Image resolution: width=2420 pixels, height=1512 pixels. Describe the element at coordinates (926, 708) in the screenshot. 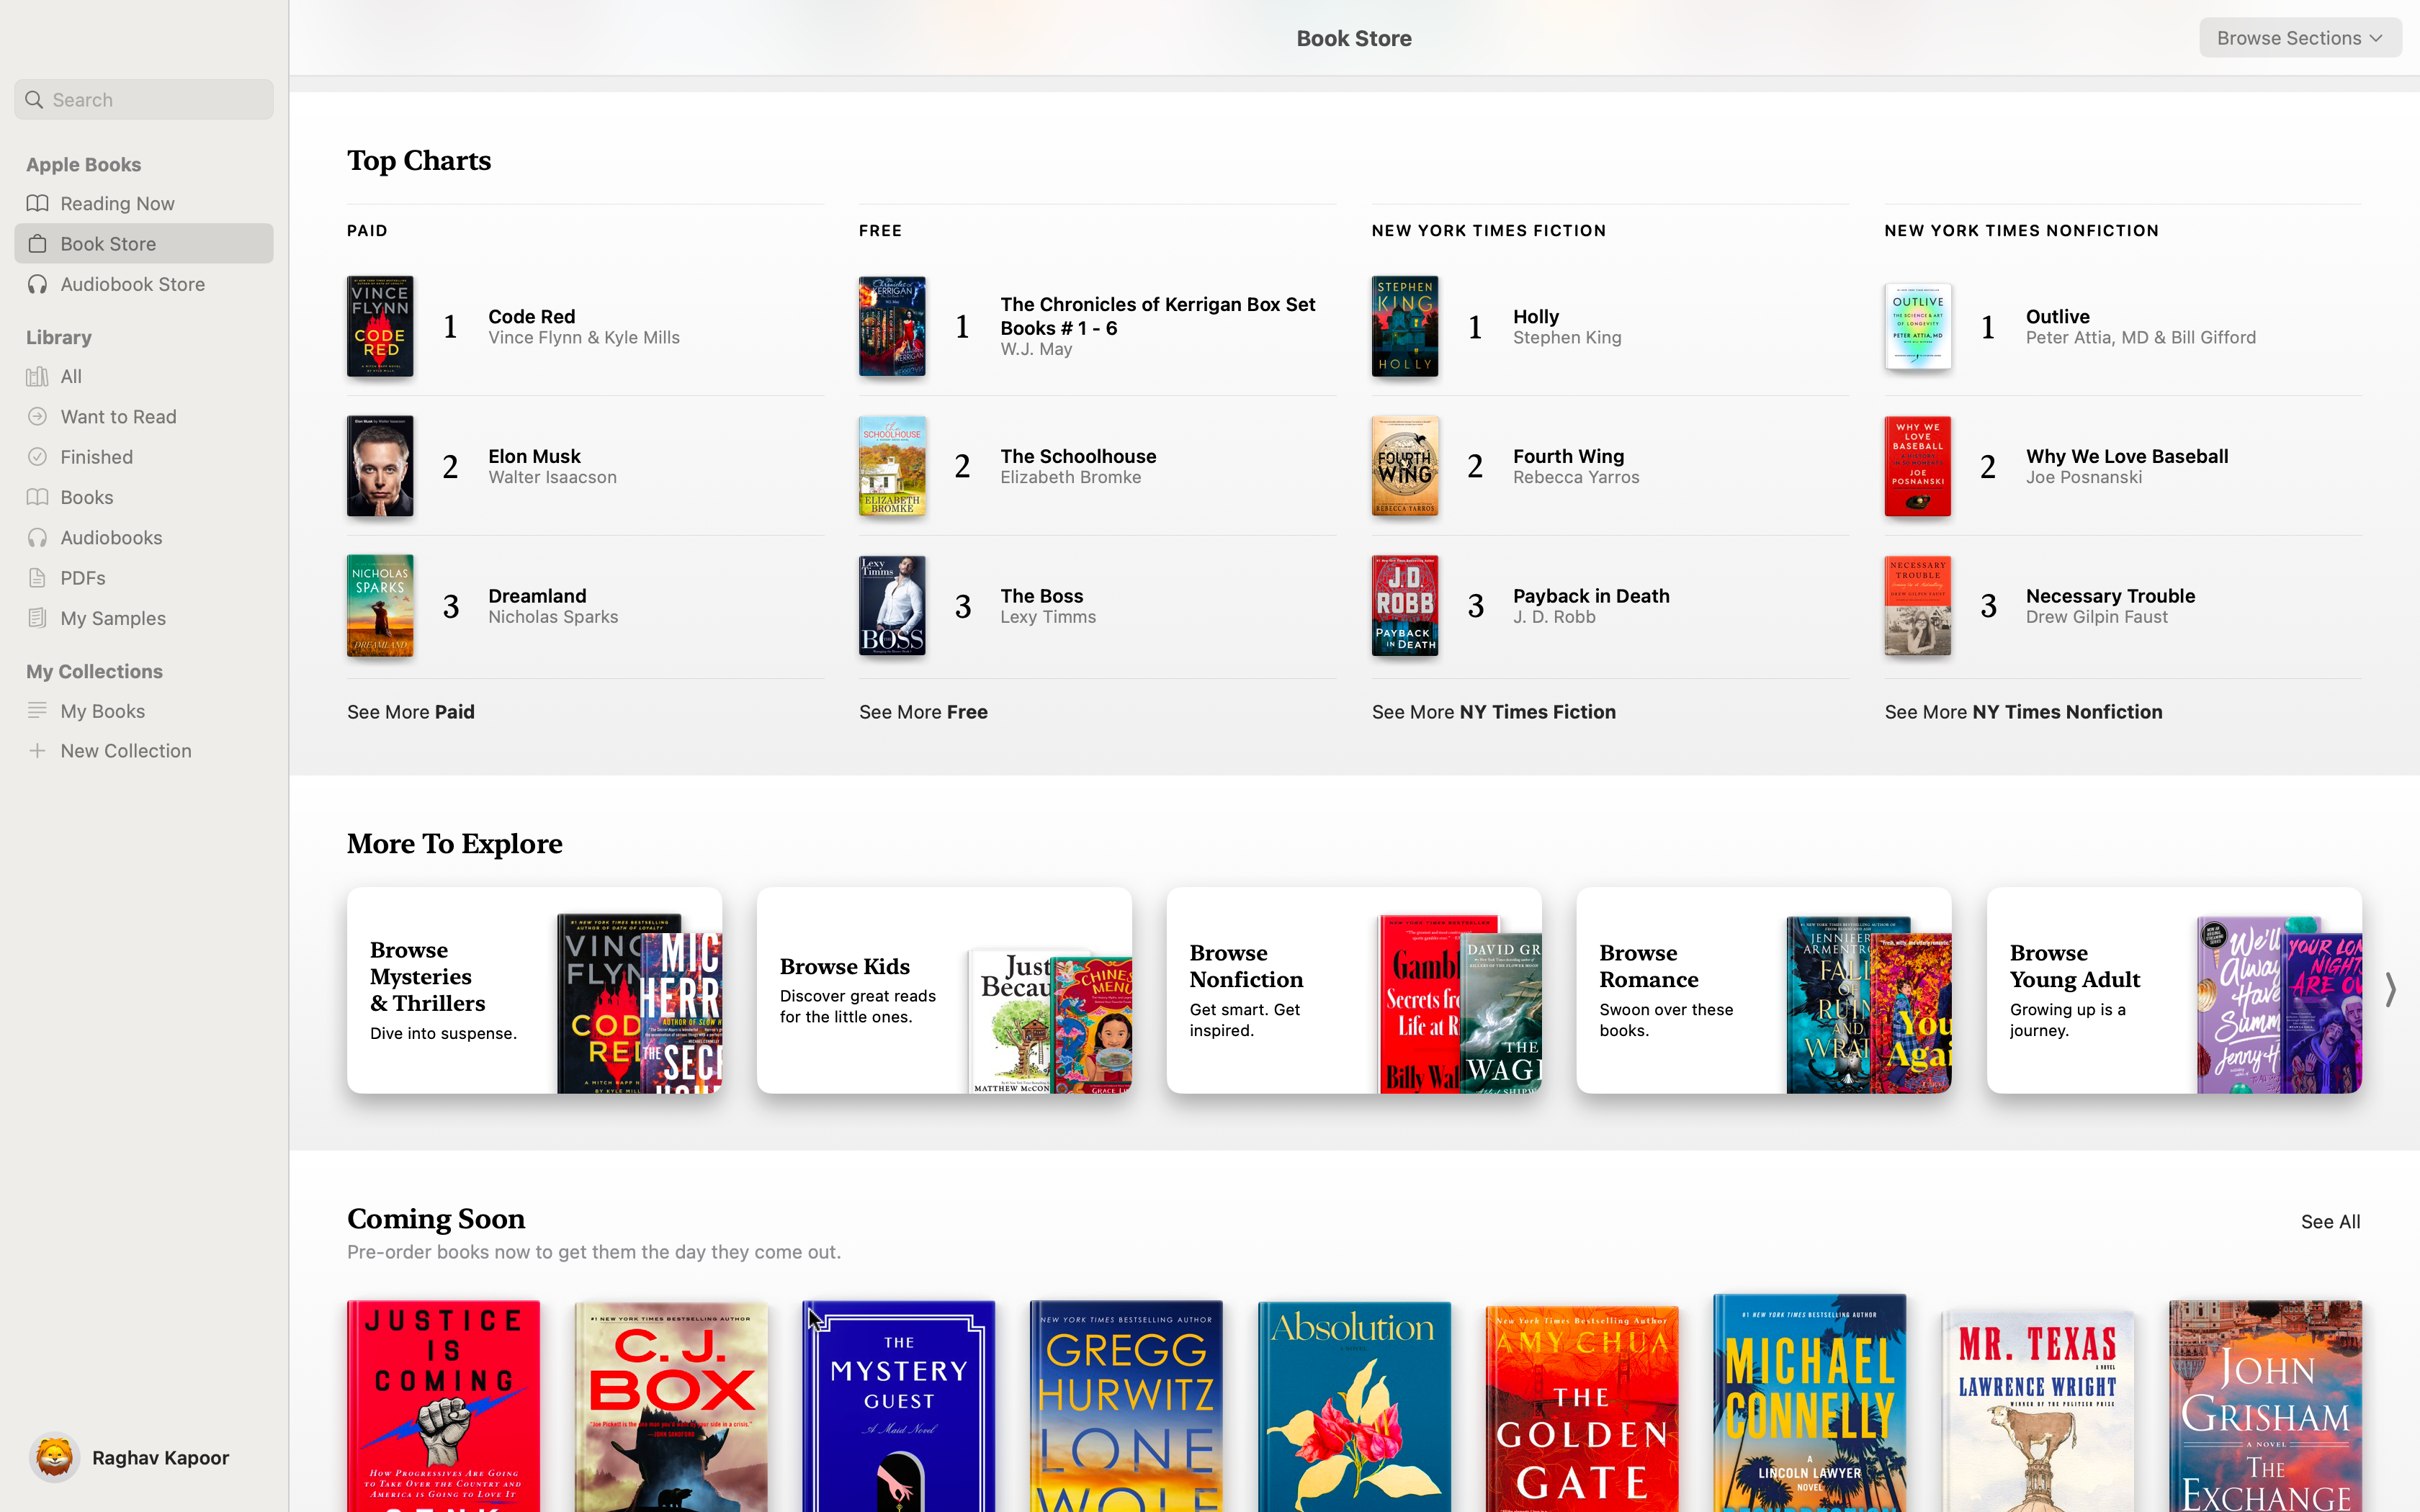

I see `See the full list of free books in top charts` at that location.